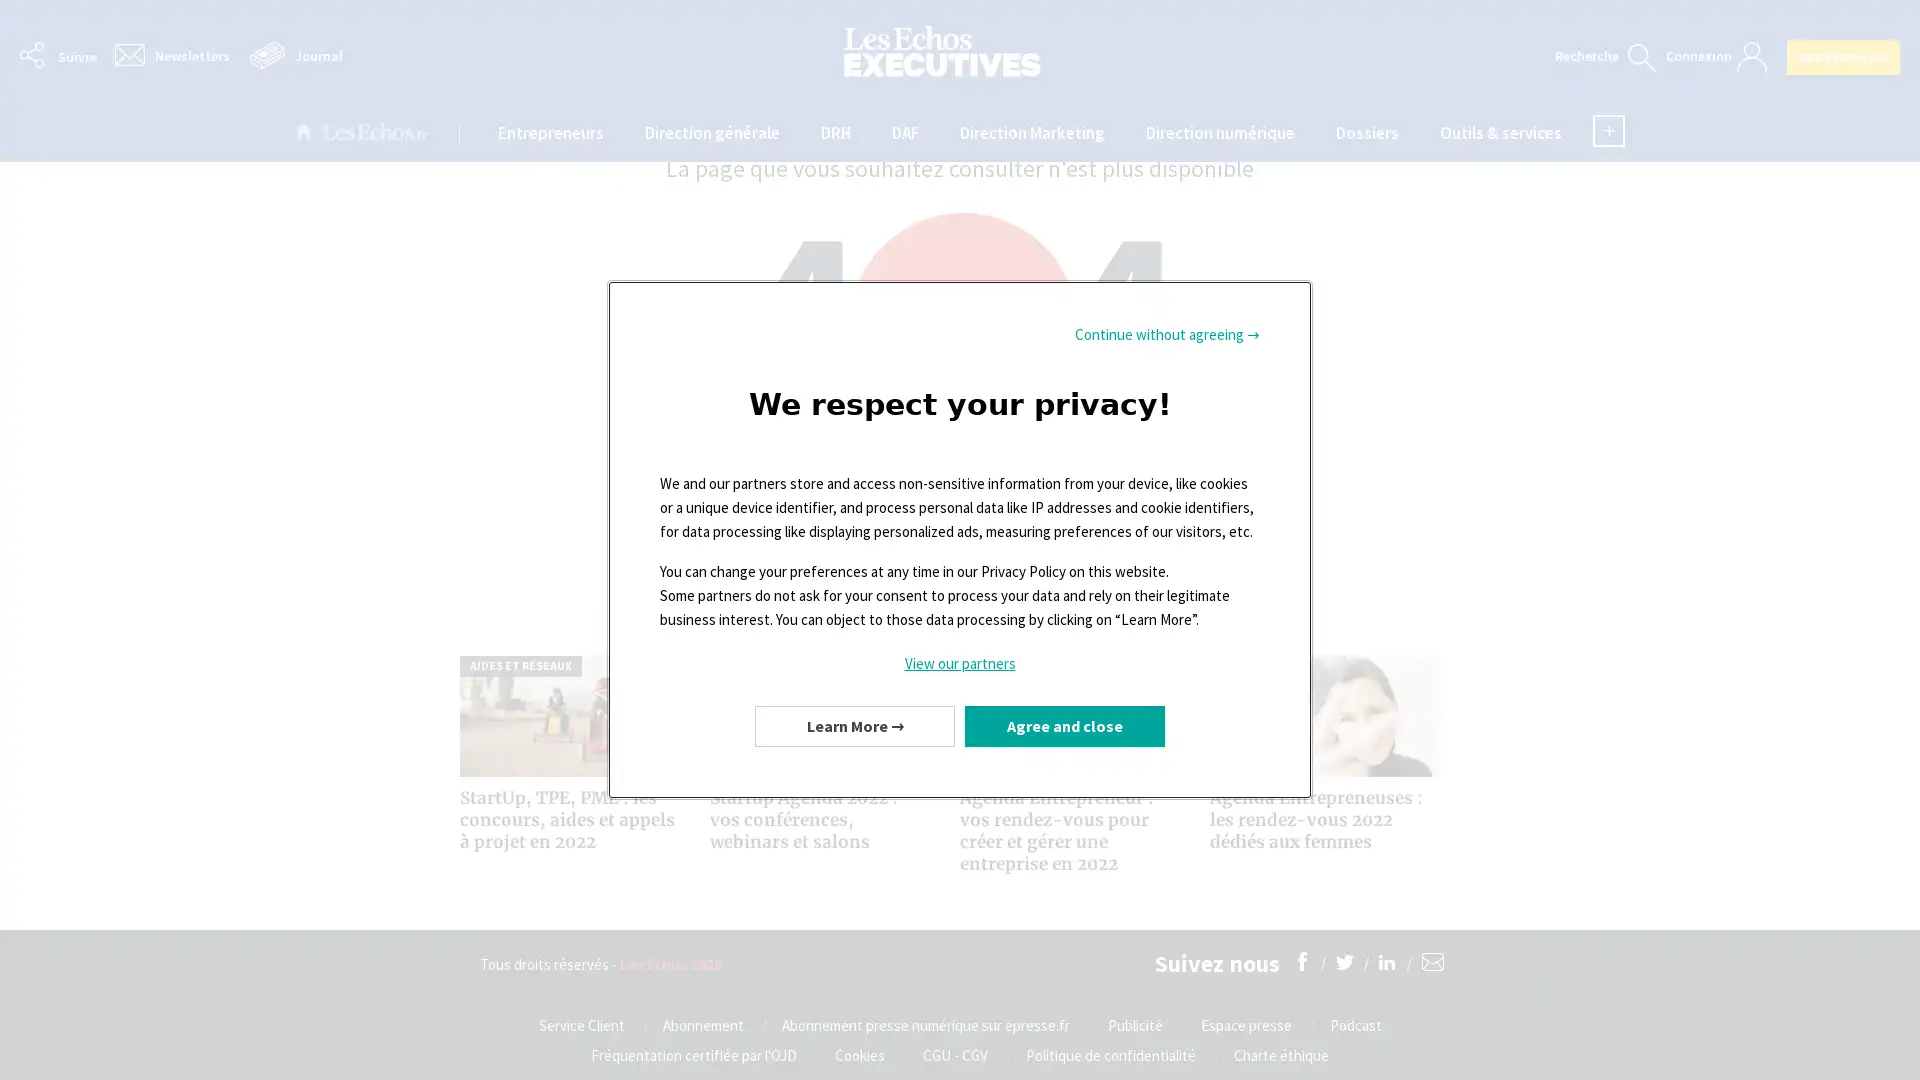  What do you see at coordinates (854, 725) in the screenshot?
I see `Configure your consents` at bounding box center [854, 725].